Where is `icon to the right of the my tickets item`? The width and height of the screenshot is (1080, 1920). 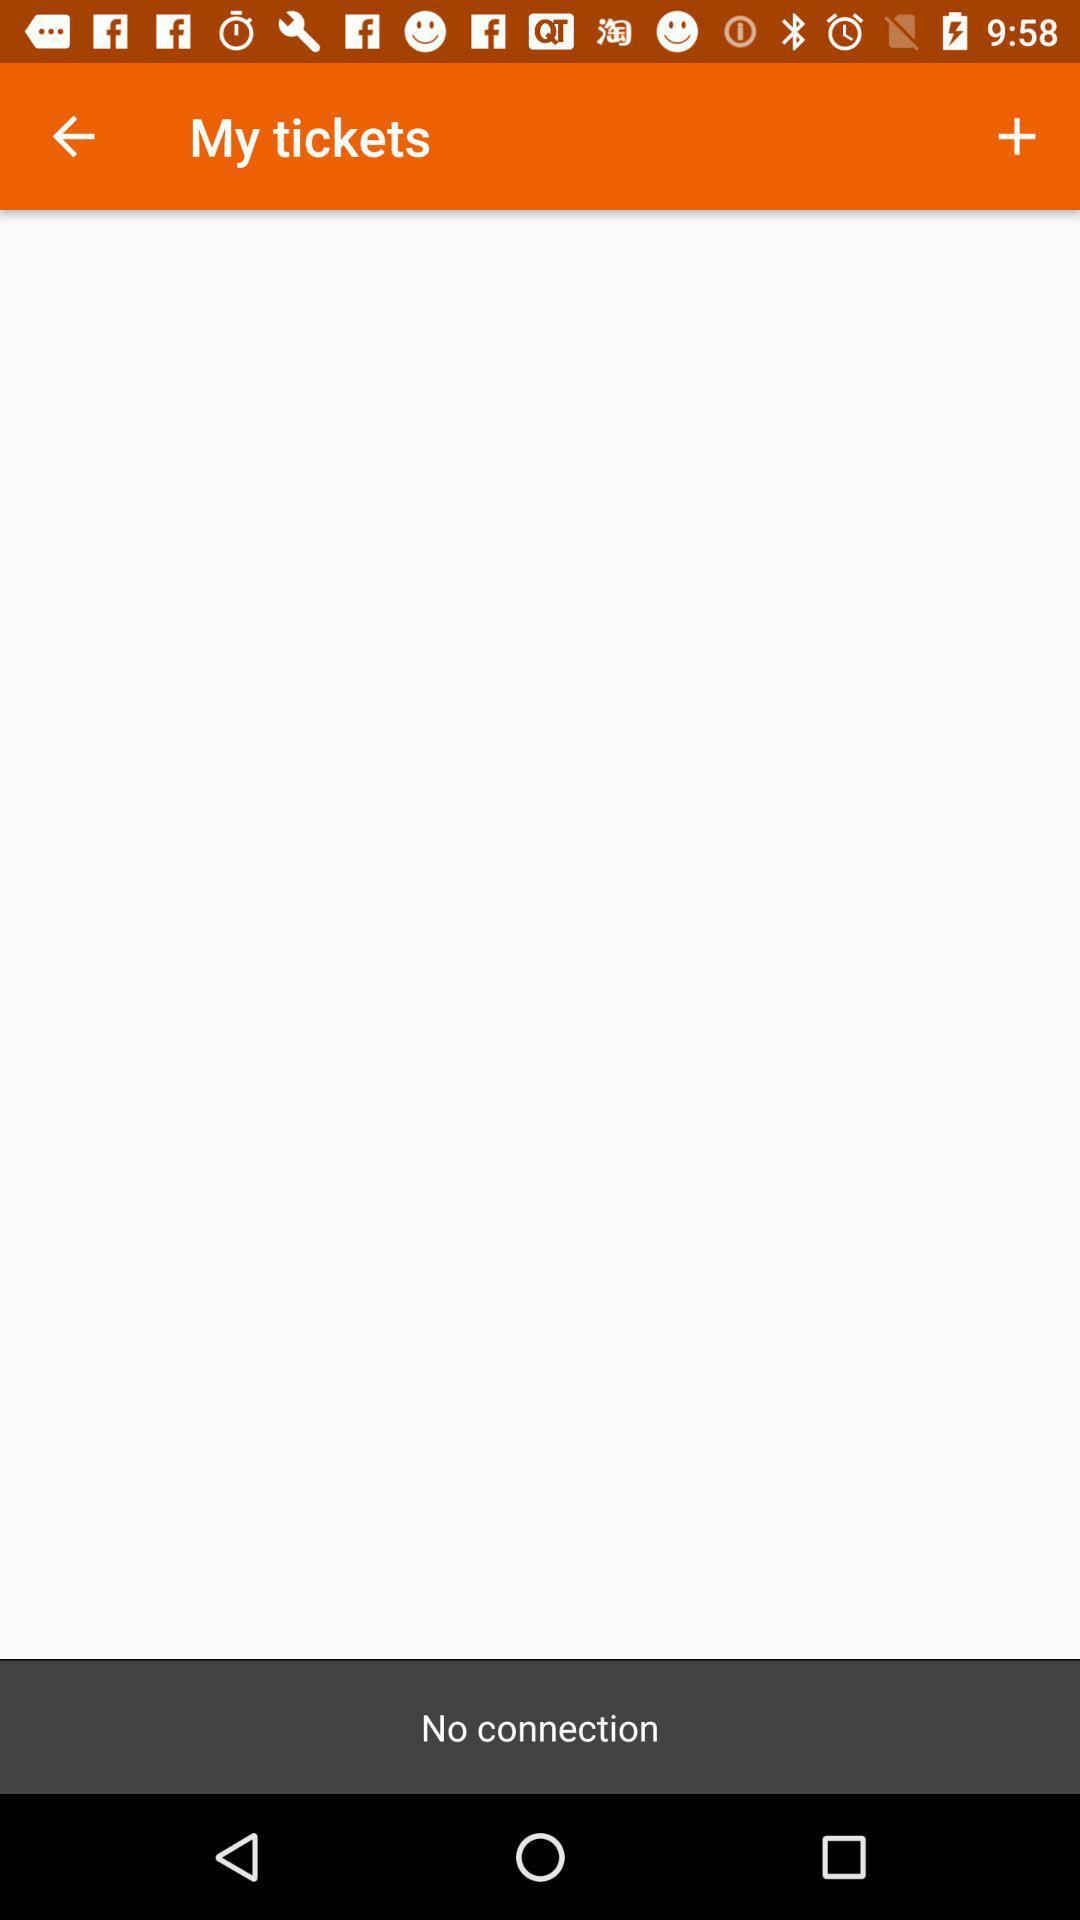
icon to the right of the my tickets item is located at coordinates (1017, 135).